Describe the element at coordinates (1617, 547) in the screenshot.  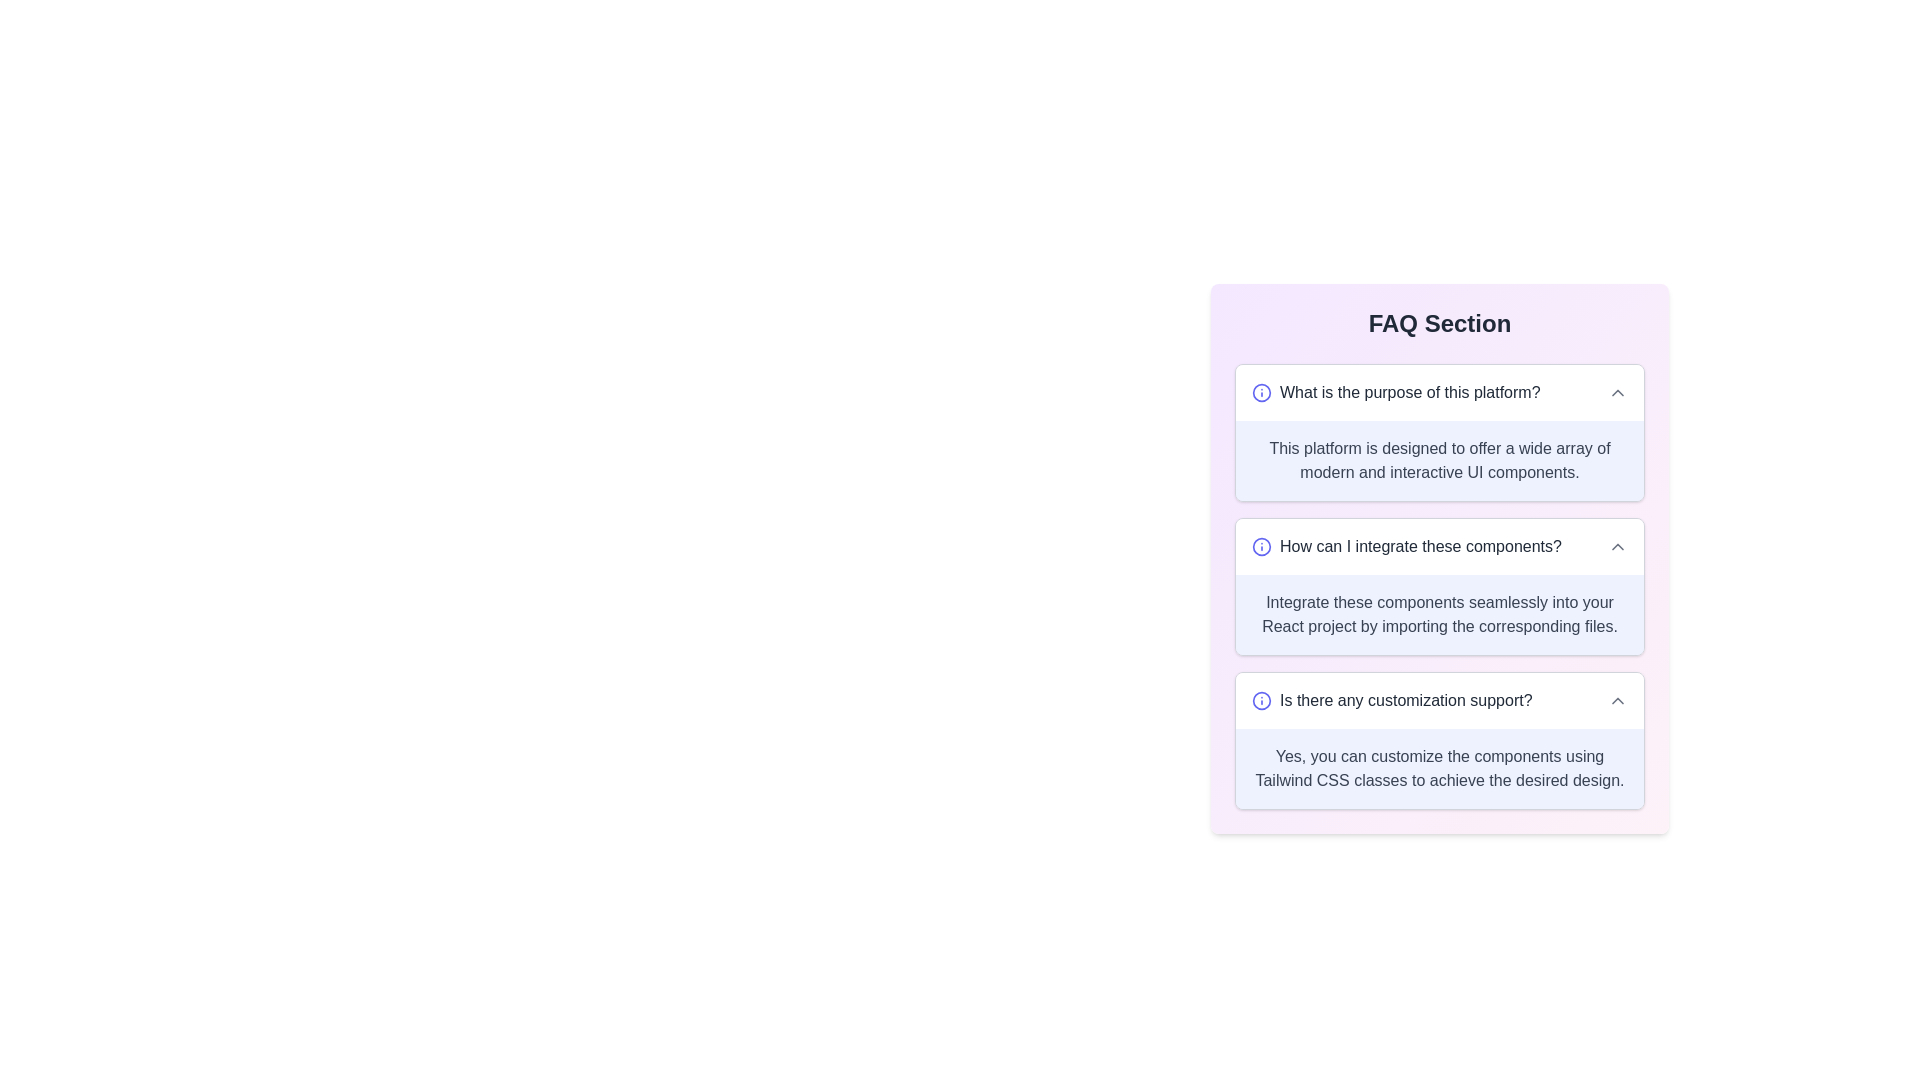
I see `the upward-facing gray chevron icon next to the question 'How can I integrate these components?'` at that location.